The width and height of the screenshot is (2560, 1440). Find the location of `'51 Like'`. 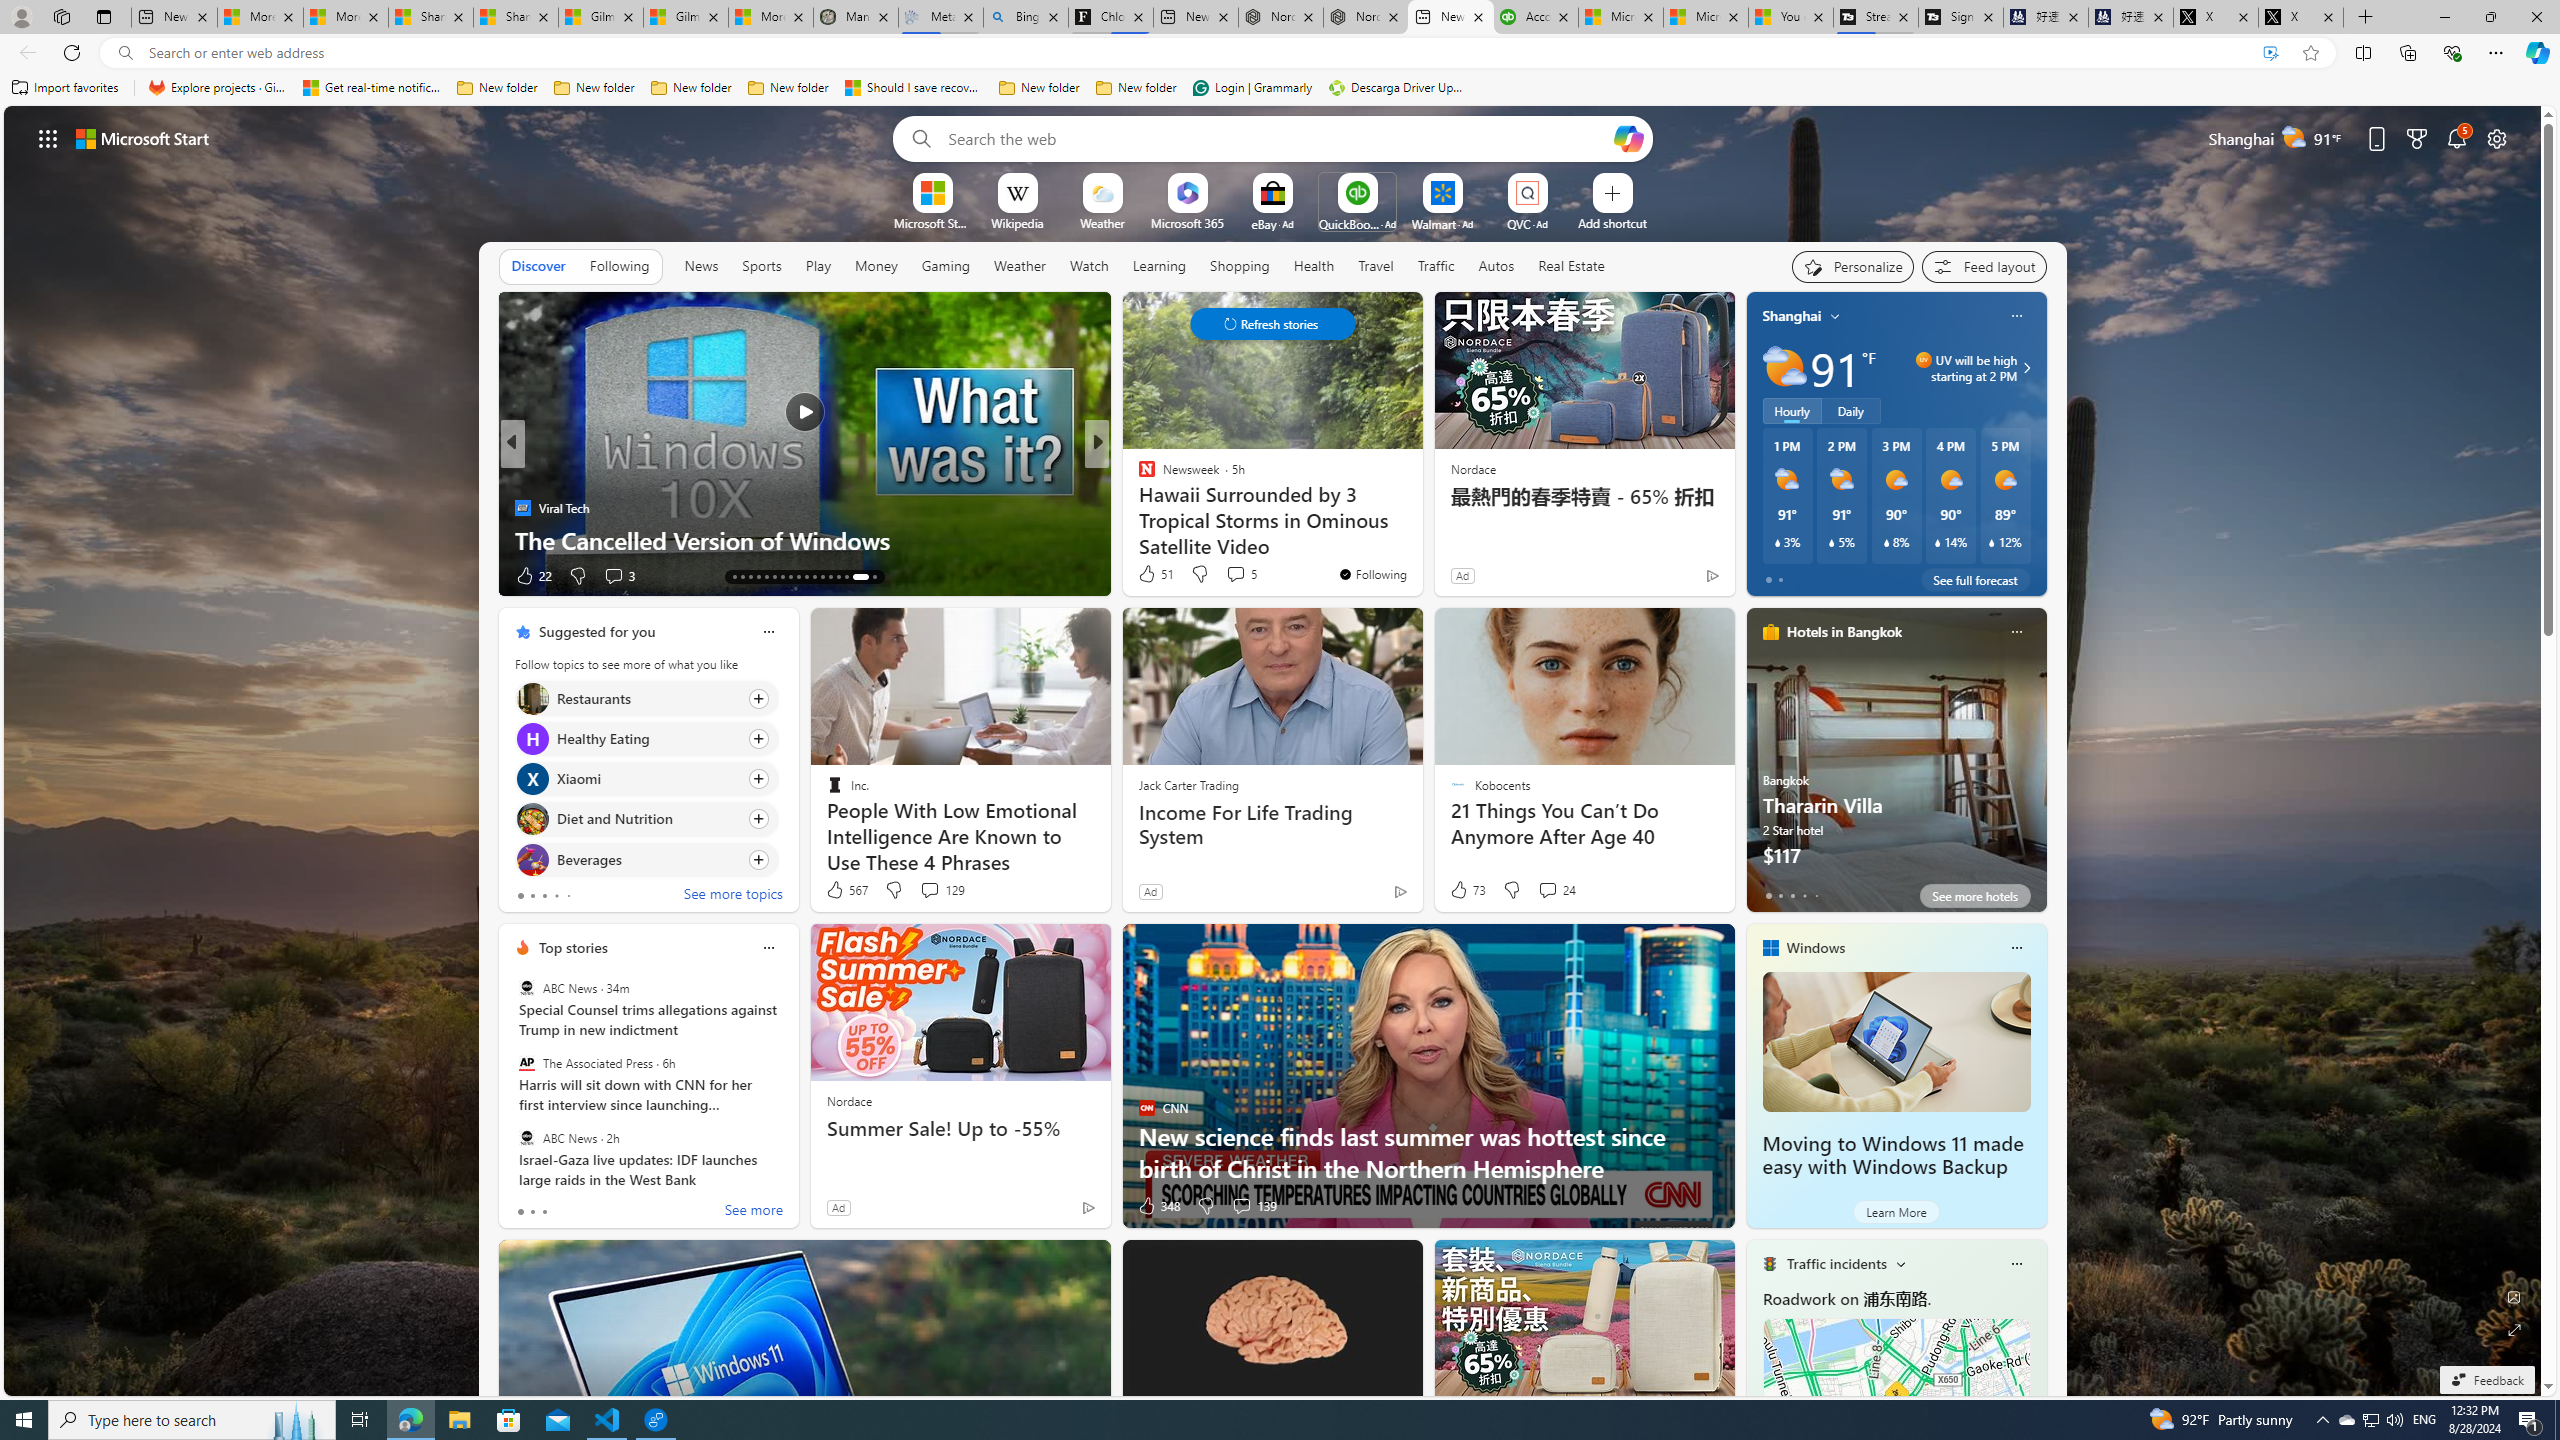

'51 Like' is located at coordinates (1154, 572).